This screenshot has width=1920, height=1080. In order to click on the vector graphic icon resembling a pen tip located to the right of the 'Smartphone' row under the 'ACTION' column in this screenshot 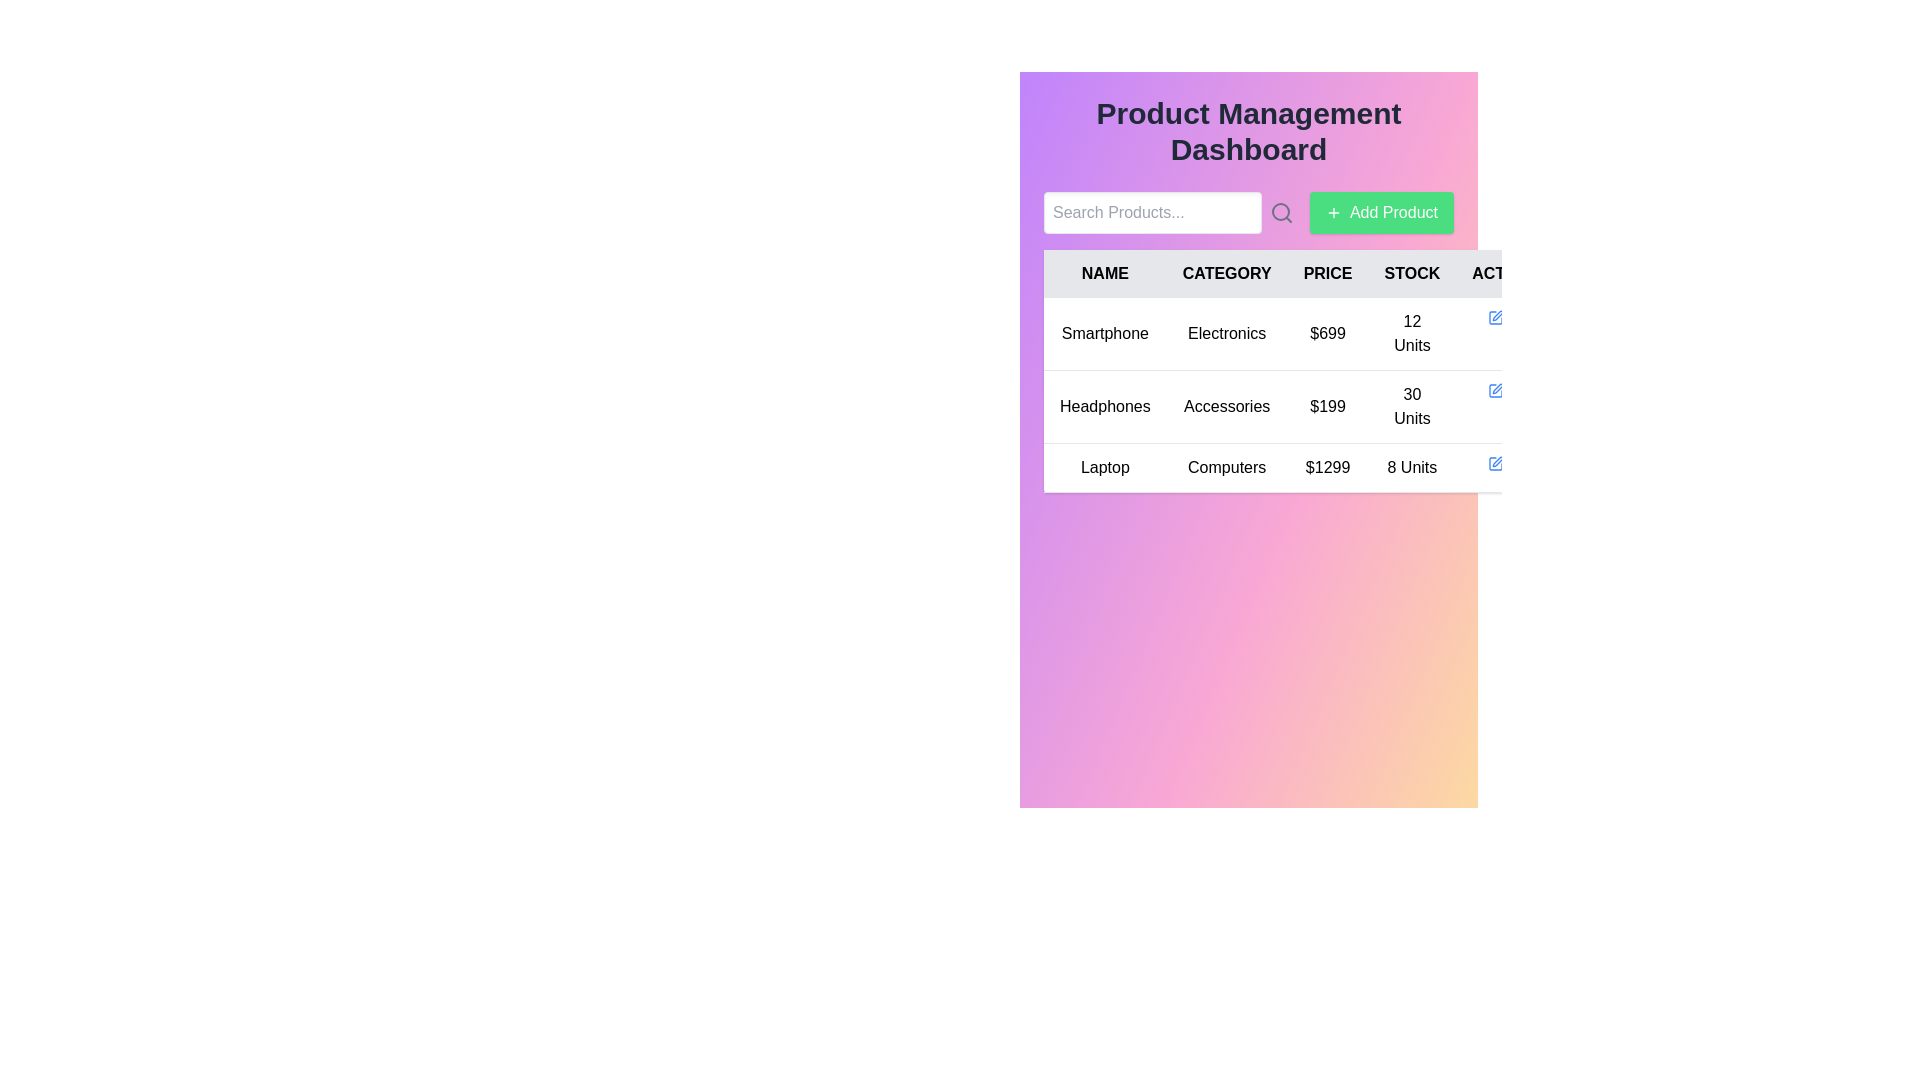, I will do `click(1498, 315)`.